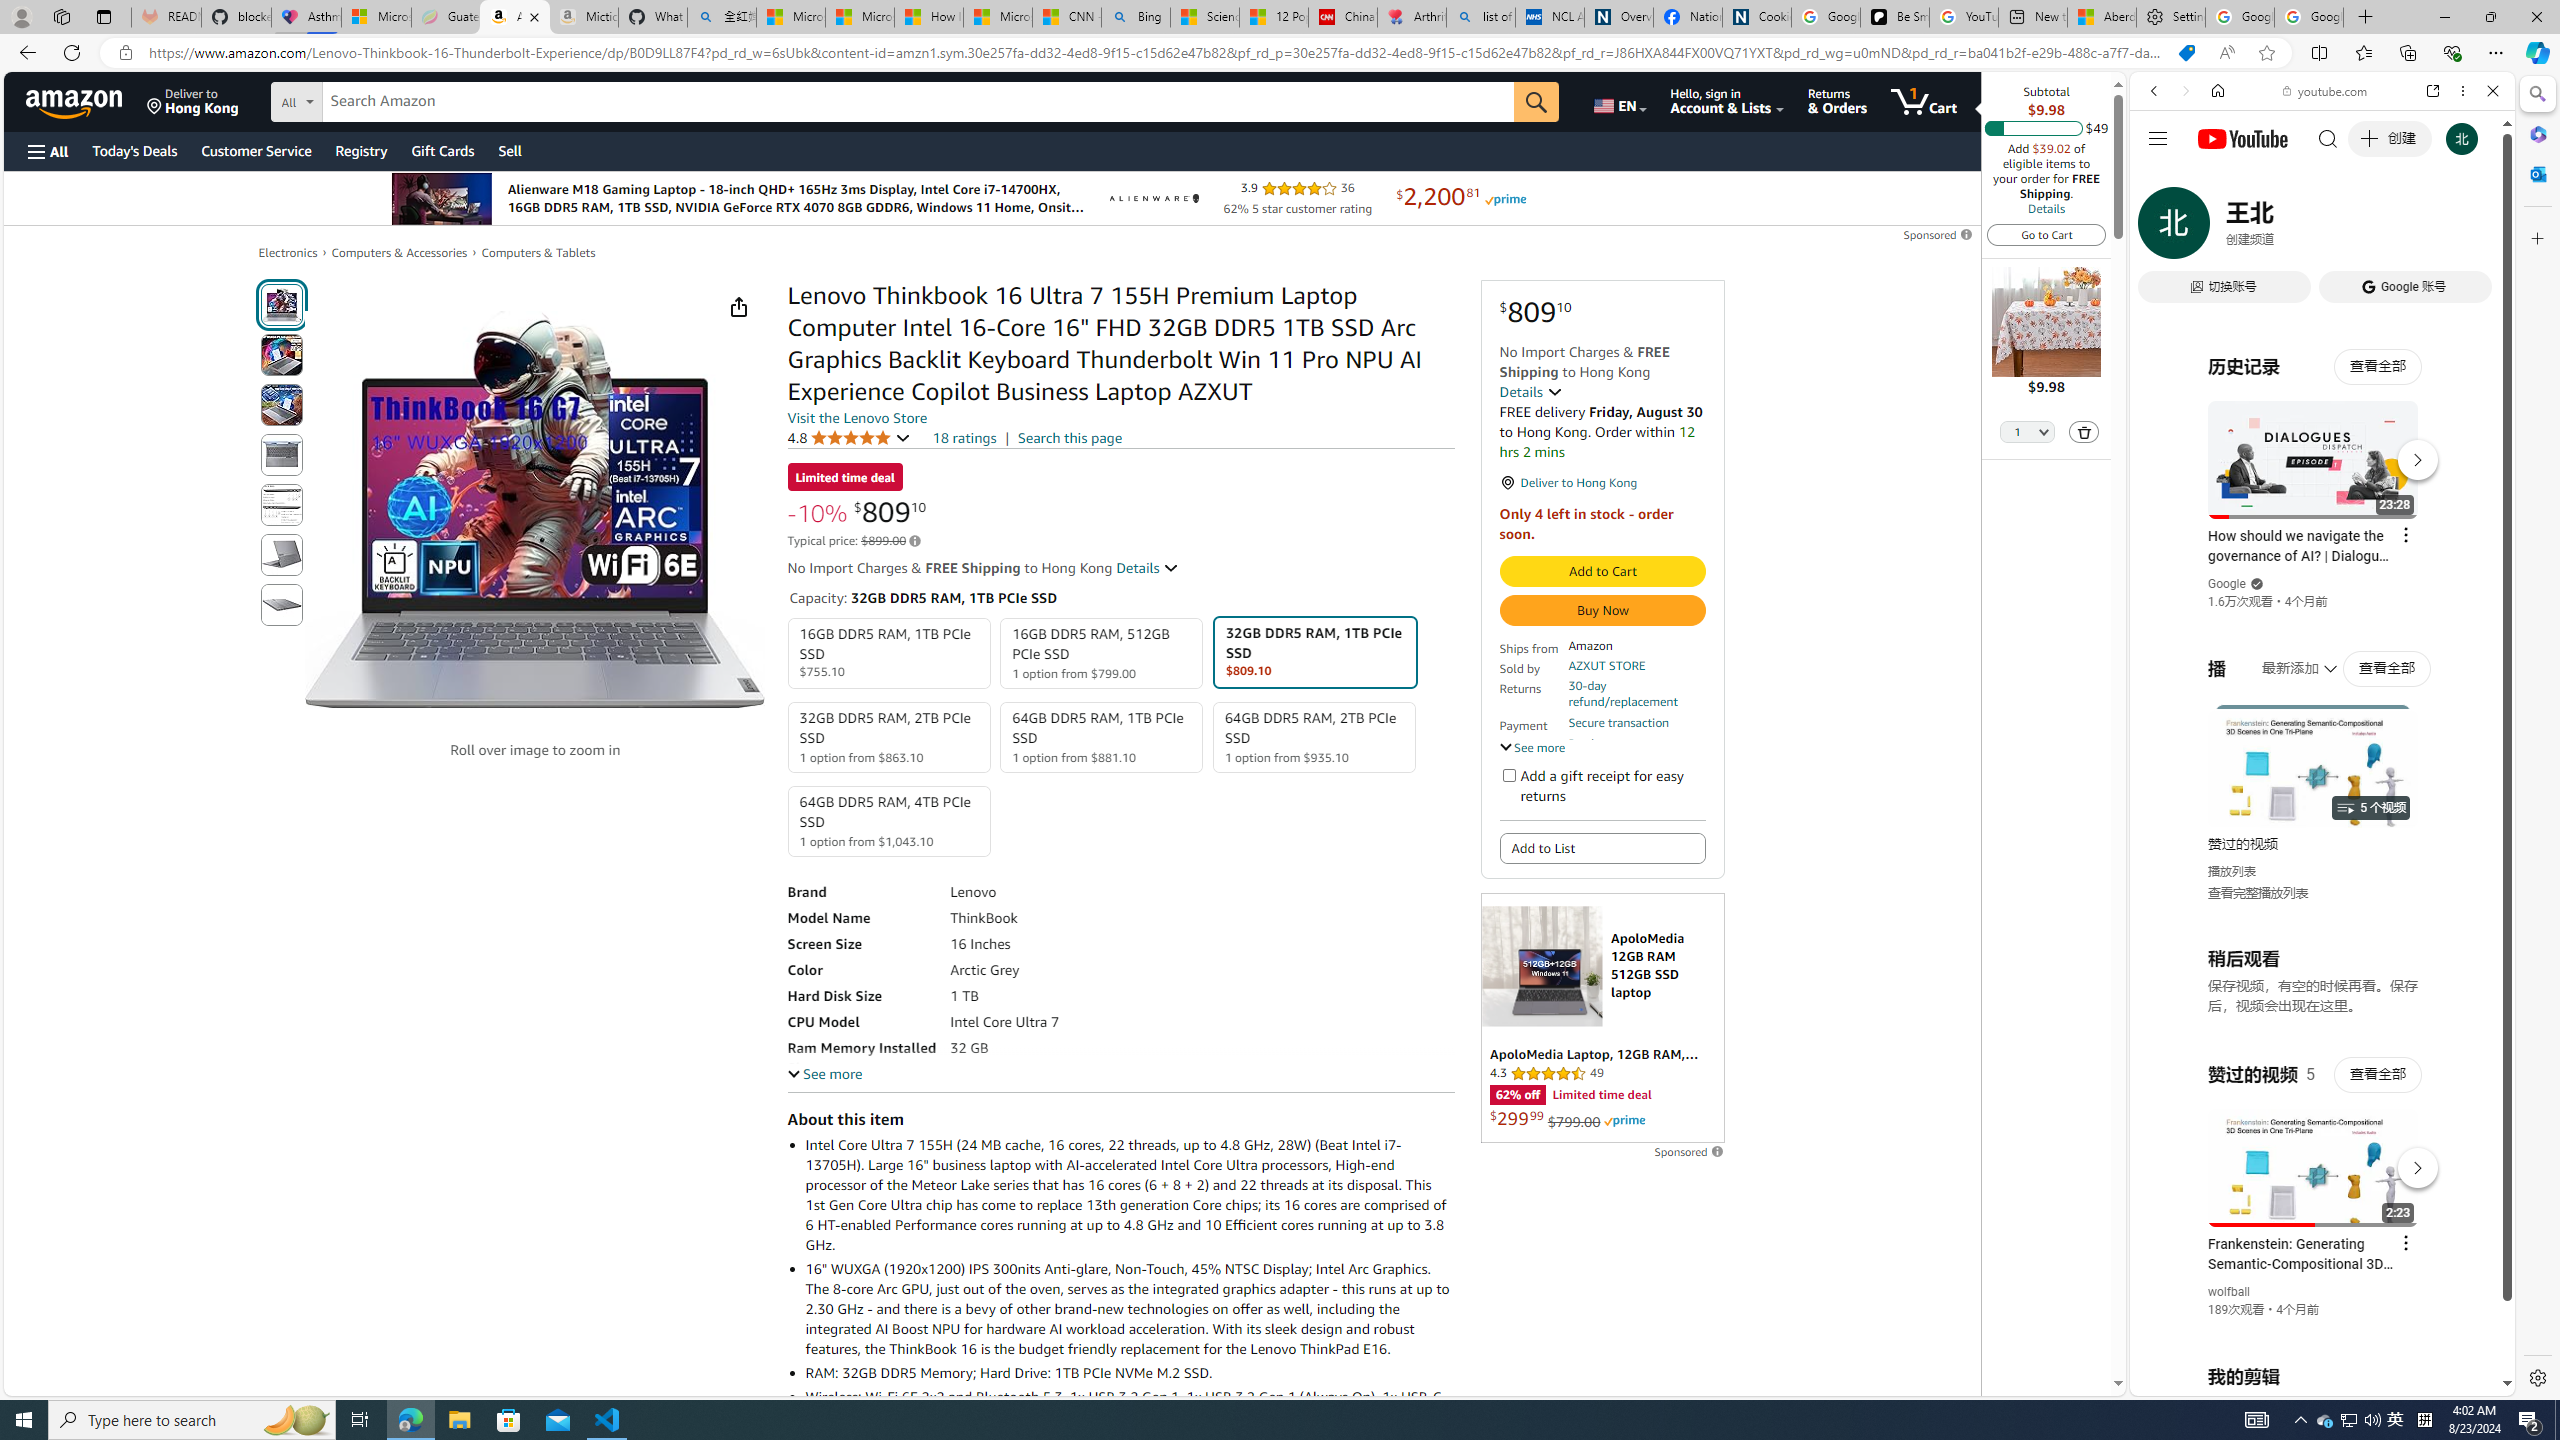  What do you see at coordinates (2314, 985) in the screenshot?
I see `'YouTube - YouTube'` at bounding box center [2314, 985].